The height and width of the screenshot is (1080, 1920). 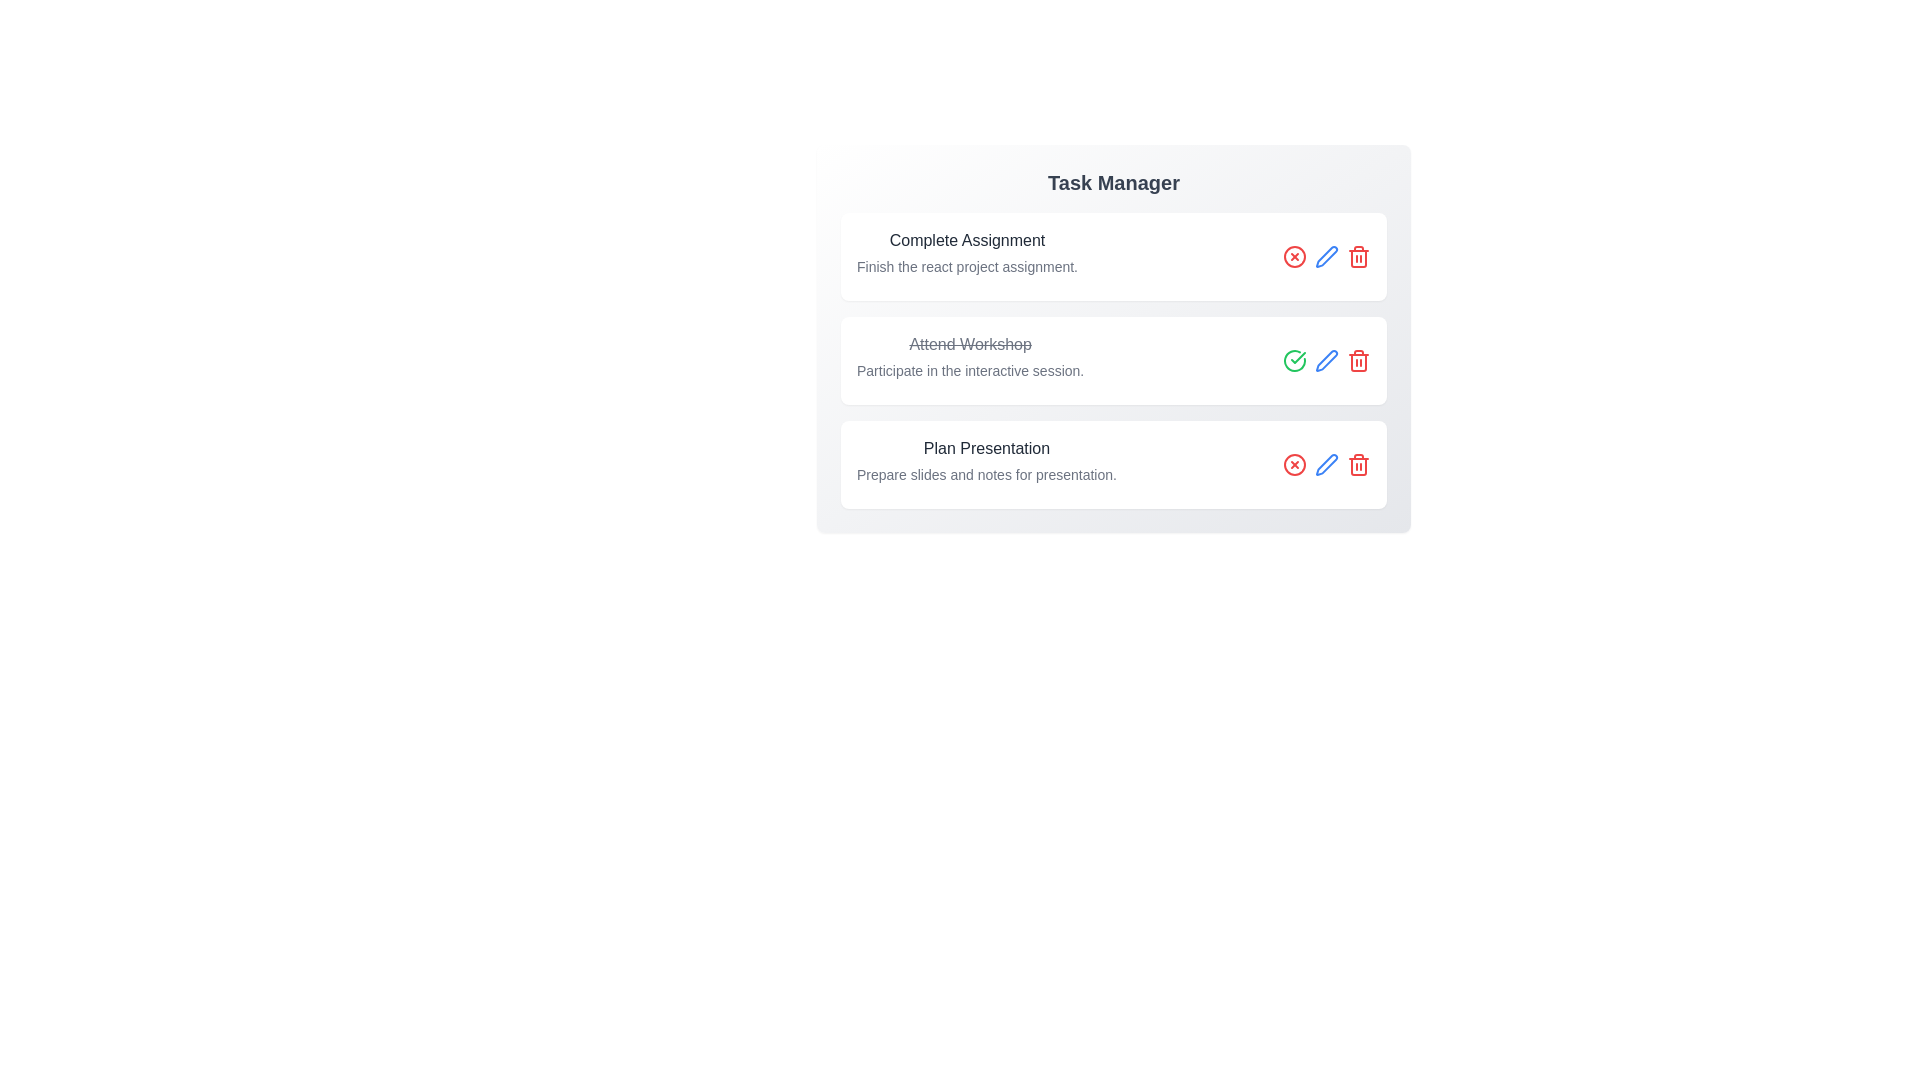 I want to click on delete button for the task titled 'Attend Workshop', so click(x=1358, y=361).